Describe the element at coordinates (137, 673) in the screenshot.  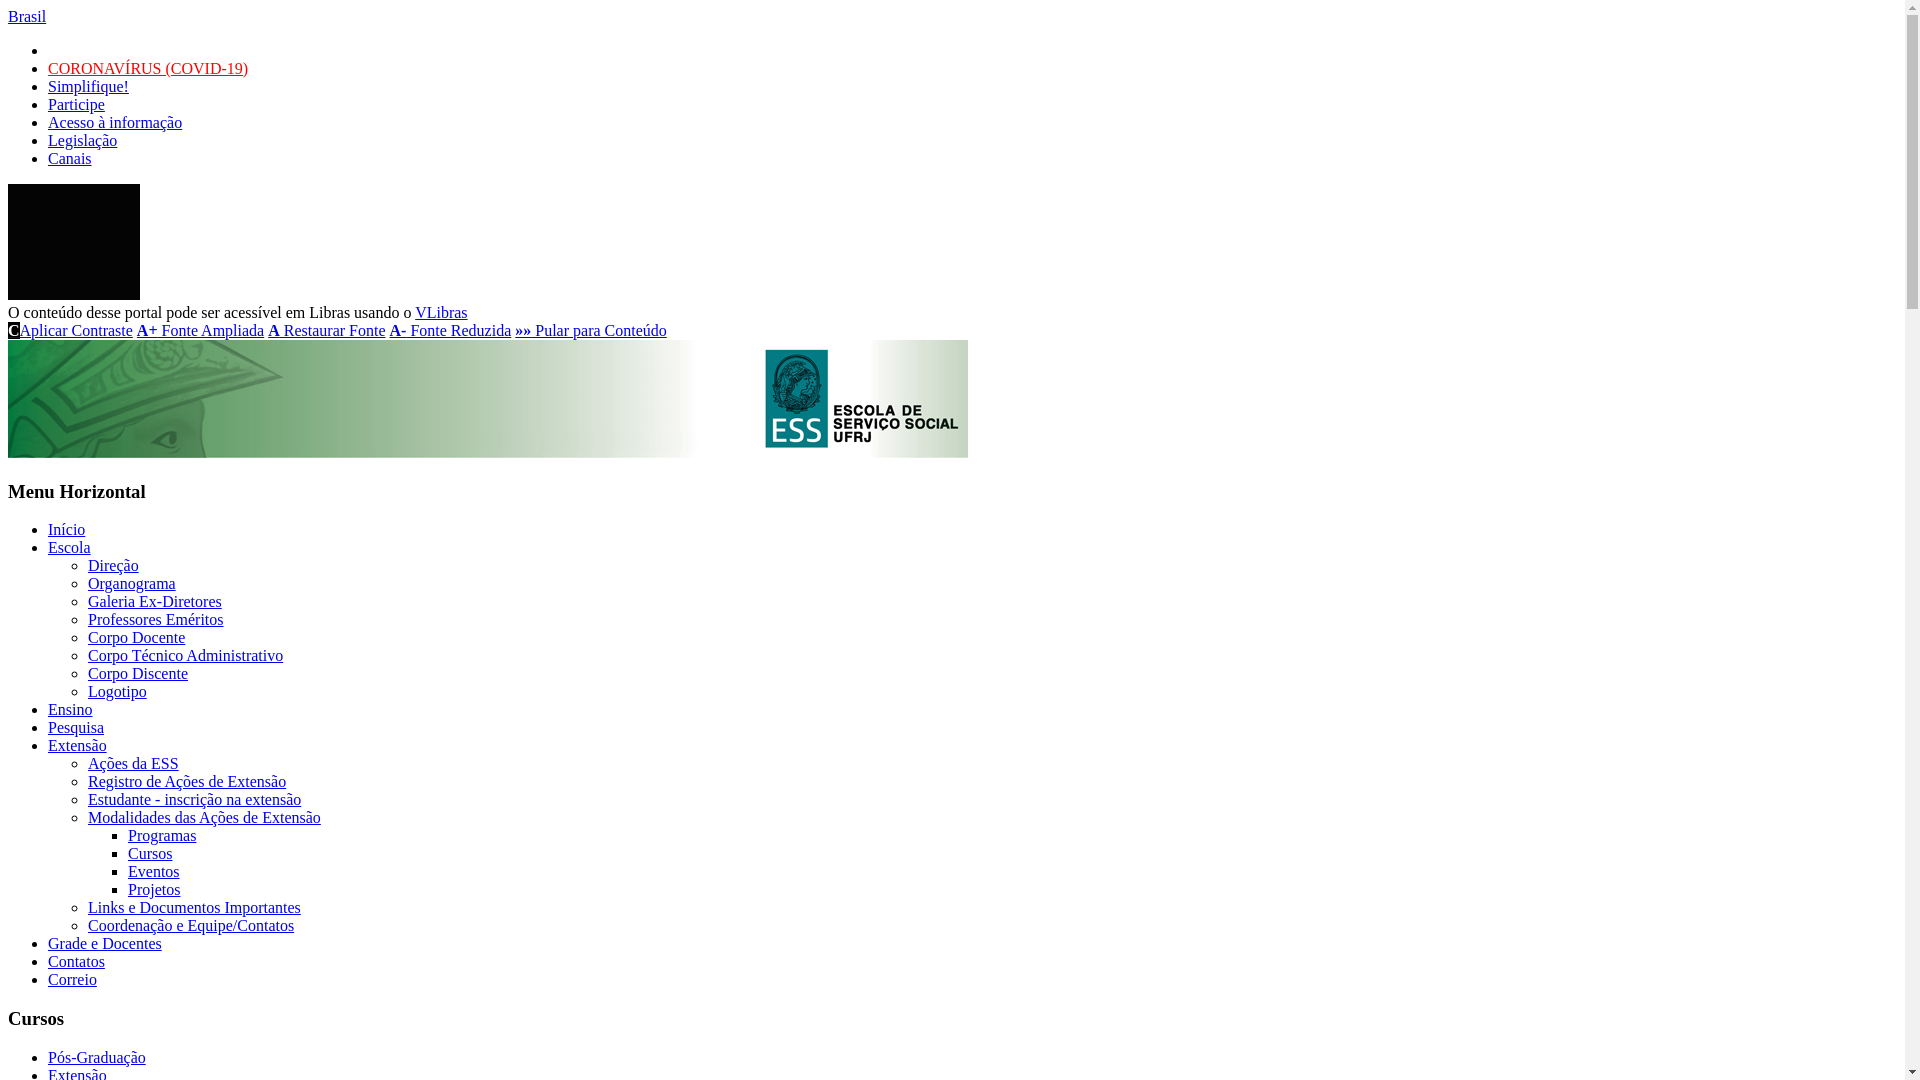
I see `'Corpo Discente'` at that location.